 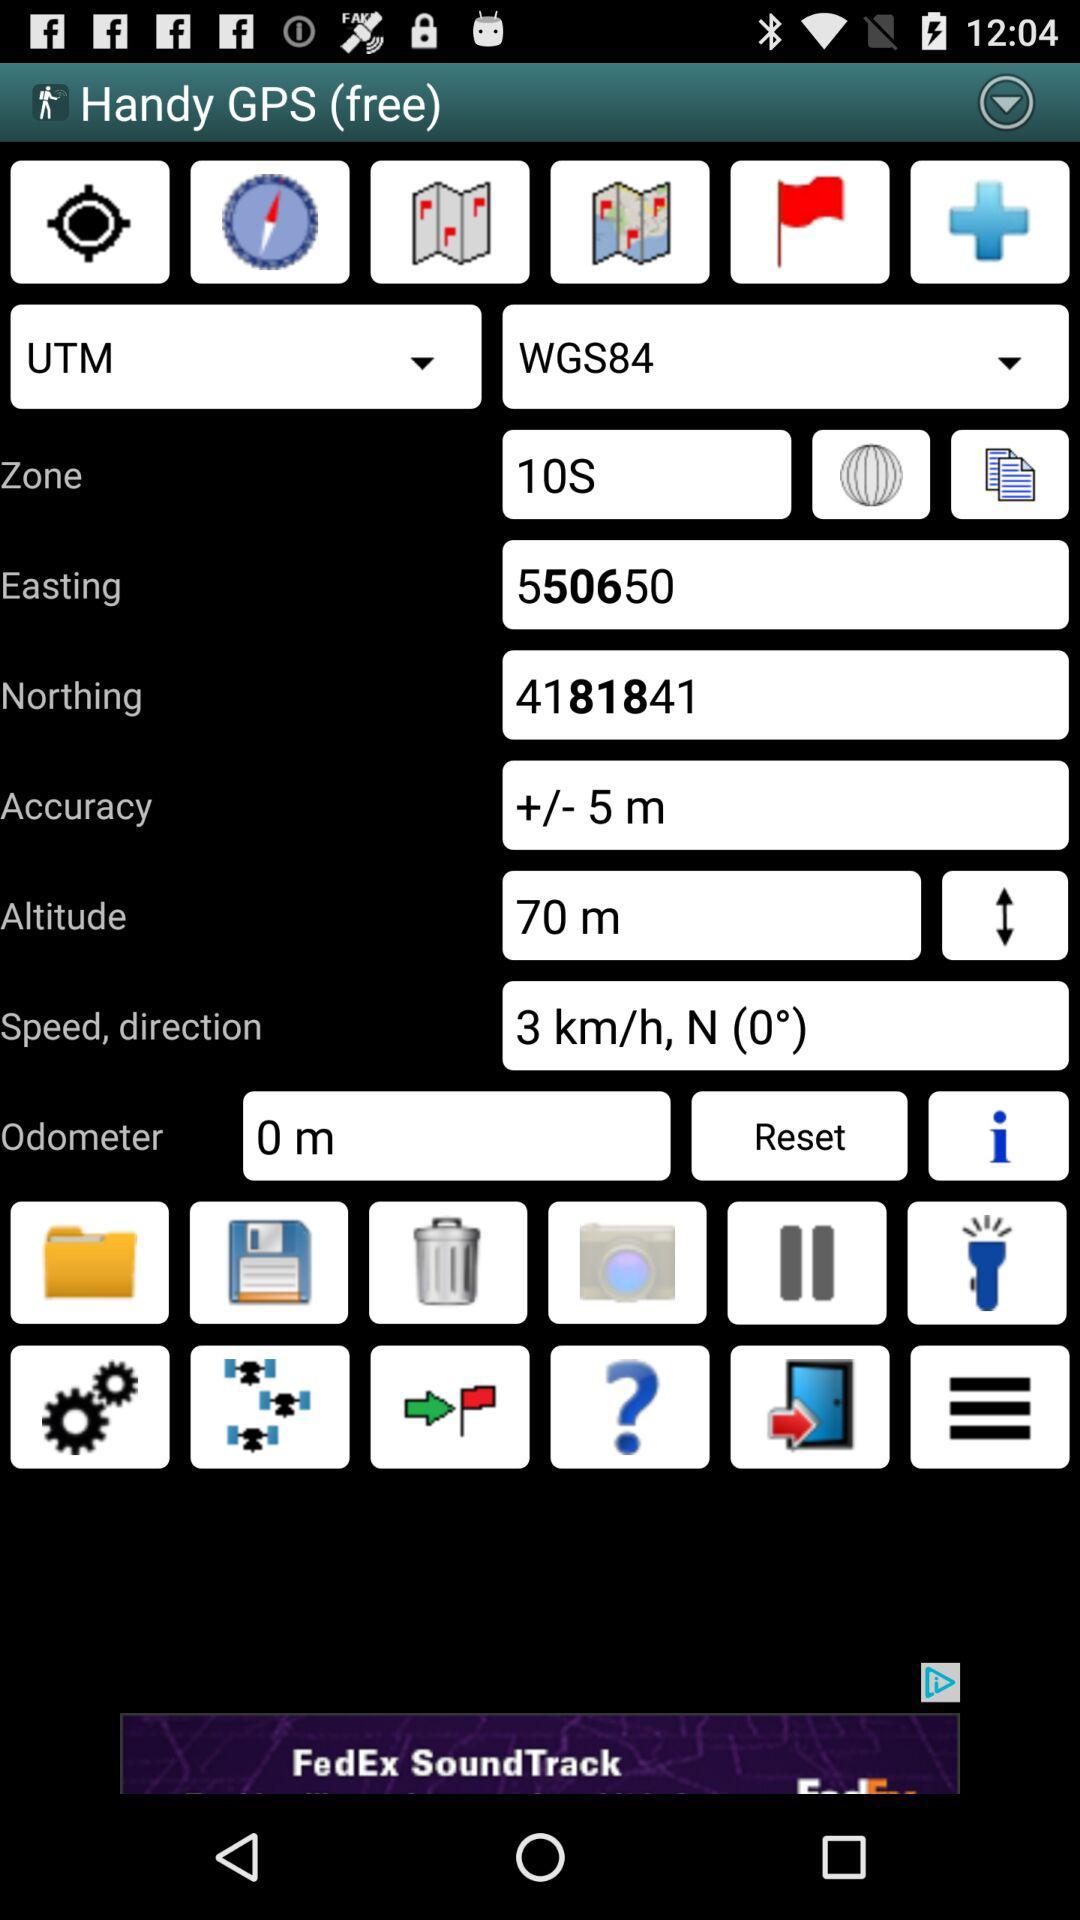 I want to click on the copy icon, so click(x=1009, y=507).